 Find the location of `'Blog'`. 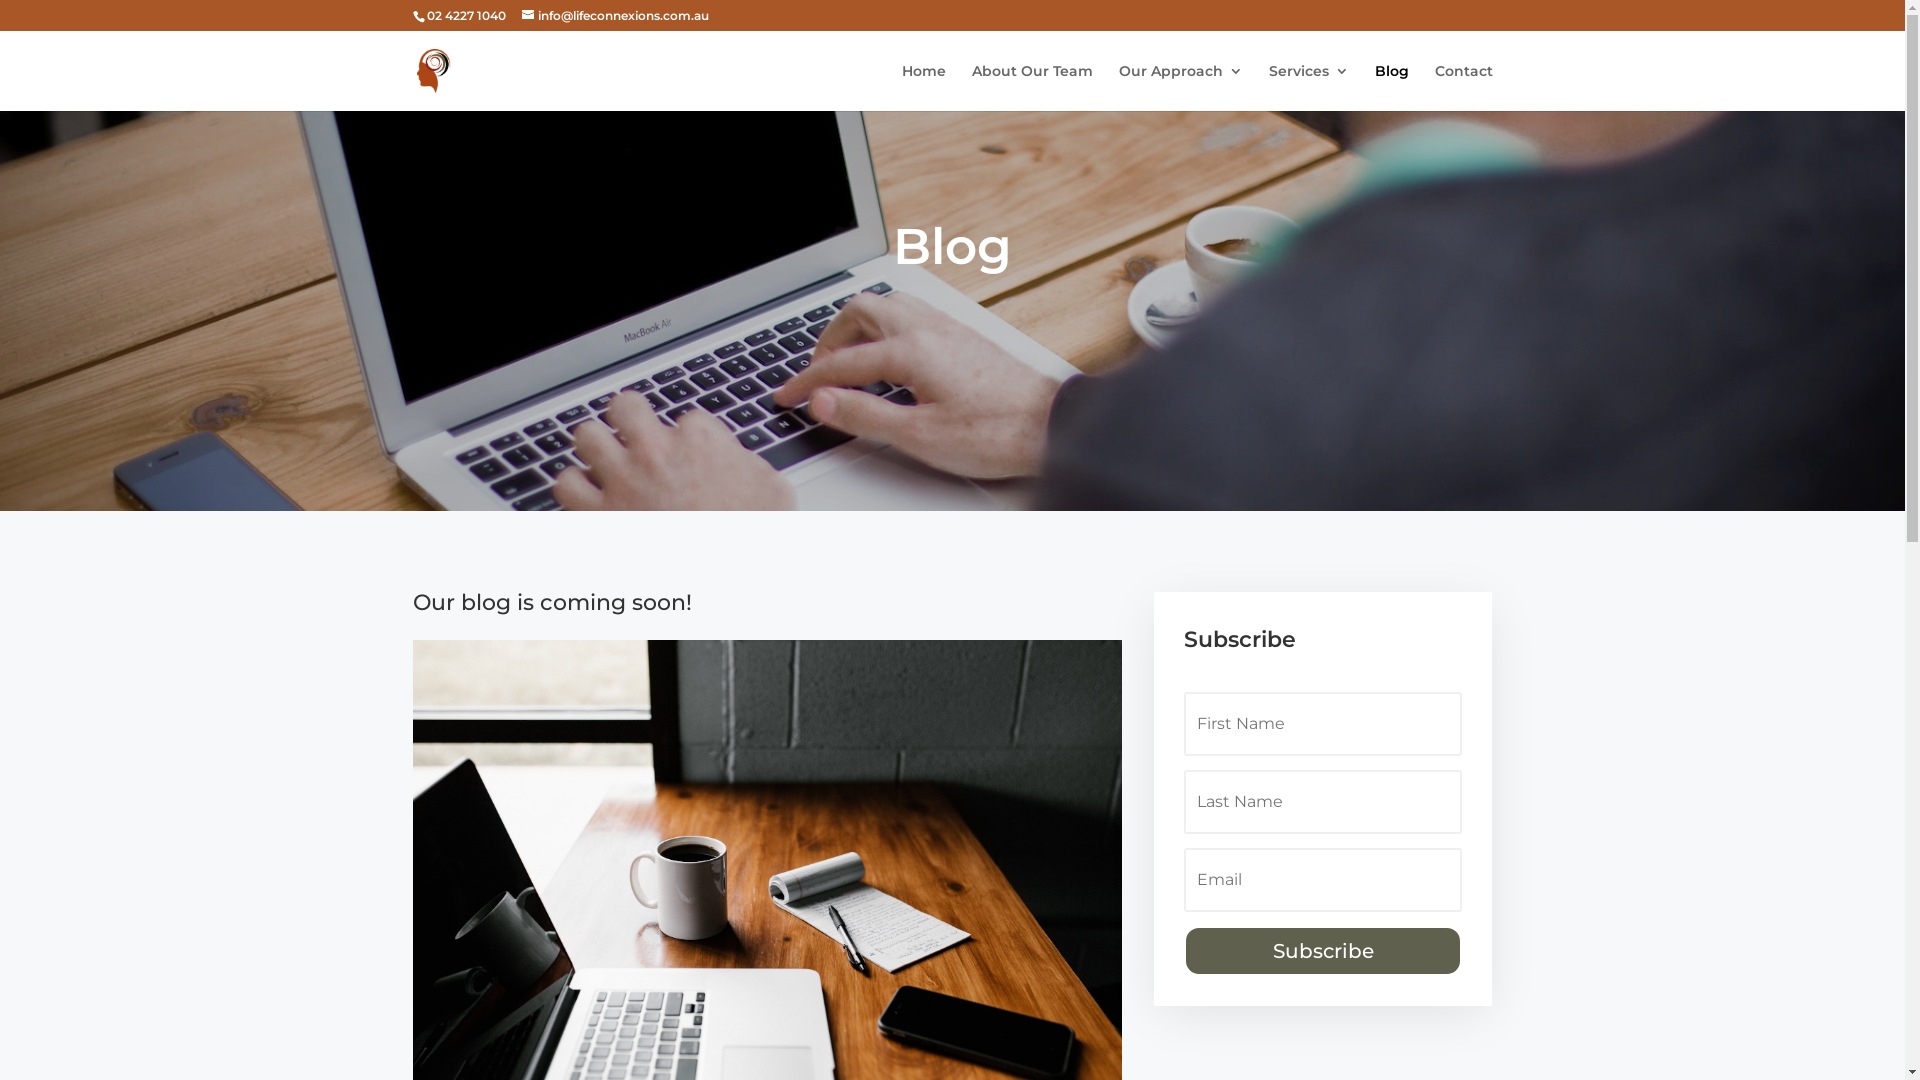

'Blog' is located at coordinates (1390, 86).